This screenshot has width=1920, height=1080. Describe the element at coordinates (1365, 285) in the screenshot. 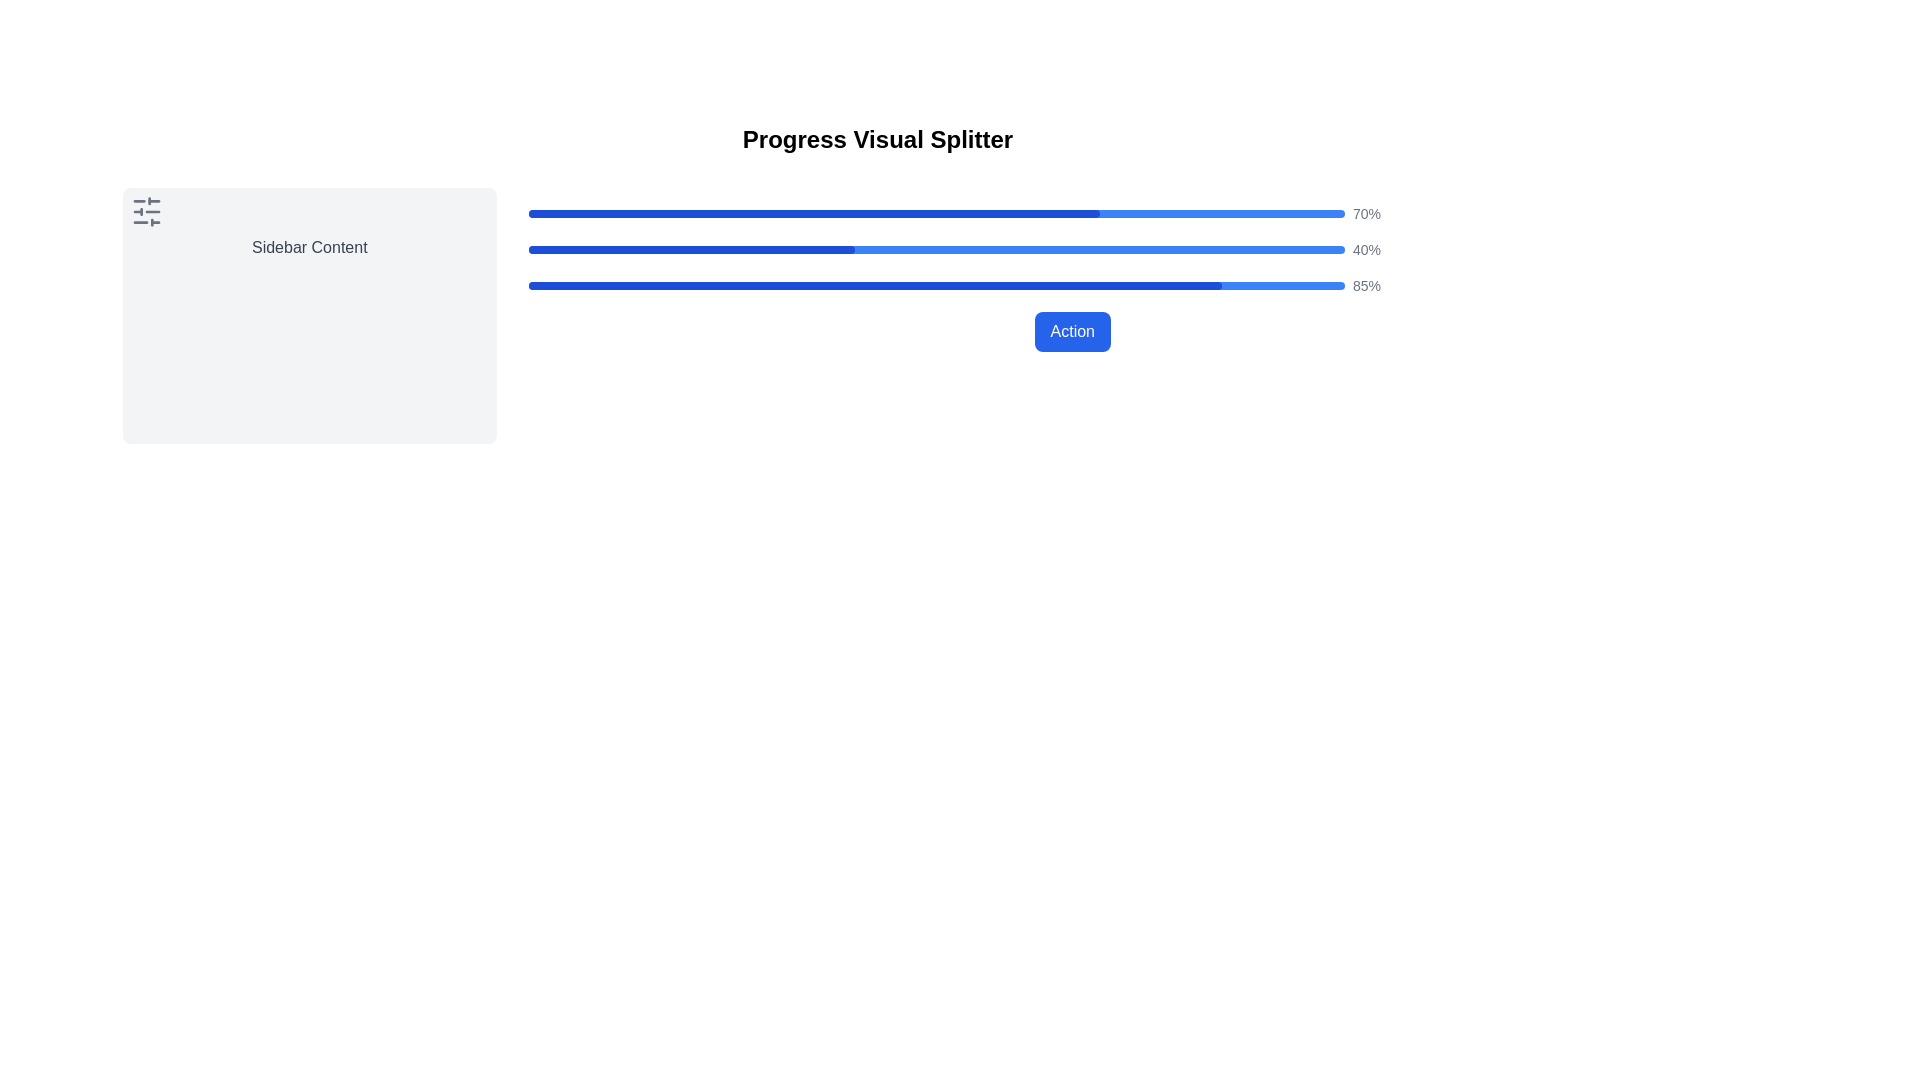

I see `the static text displaying '85%' which is located at the right end of the third progress bar from the top, aligned centrally with the bar` at that location.